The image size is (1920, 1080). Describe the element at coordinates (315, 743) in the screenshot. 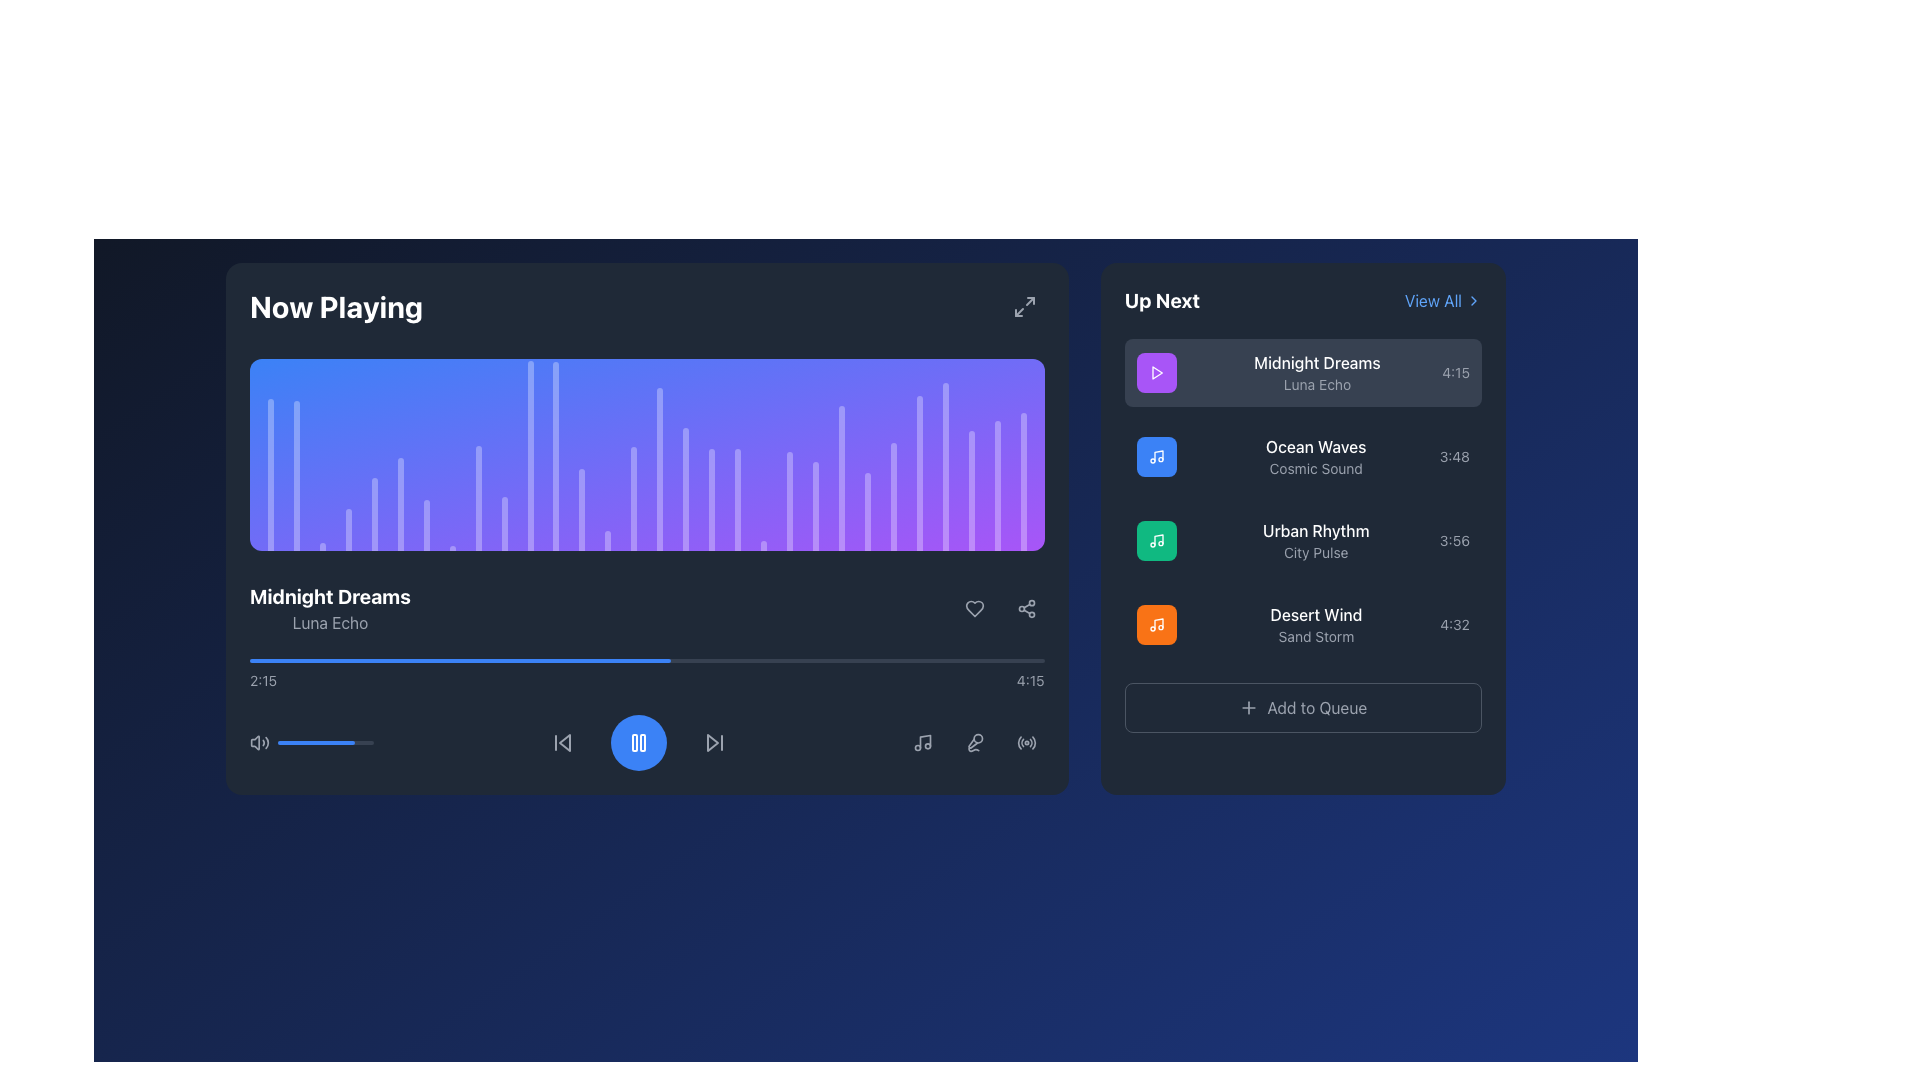

I see `the slider` at that location.